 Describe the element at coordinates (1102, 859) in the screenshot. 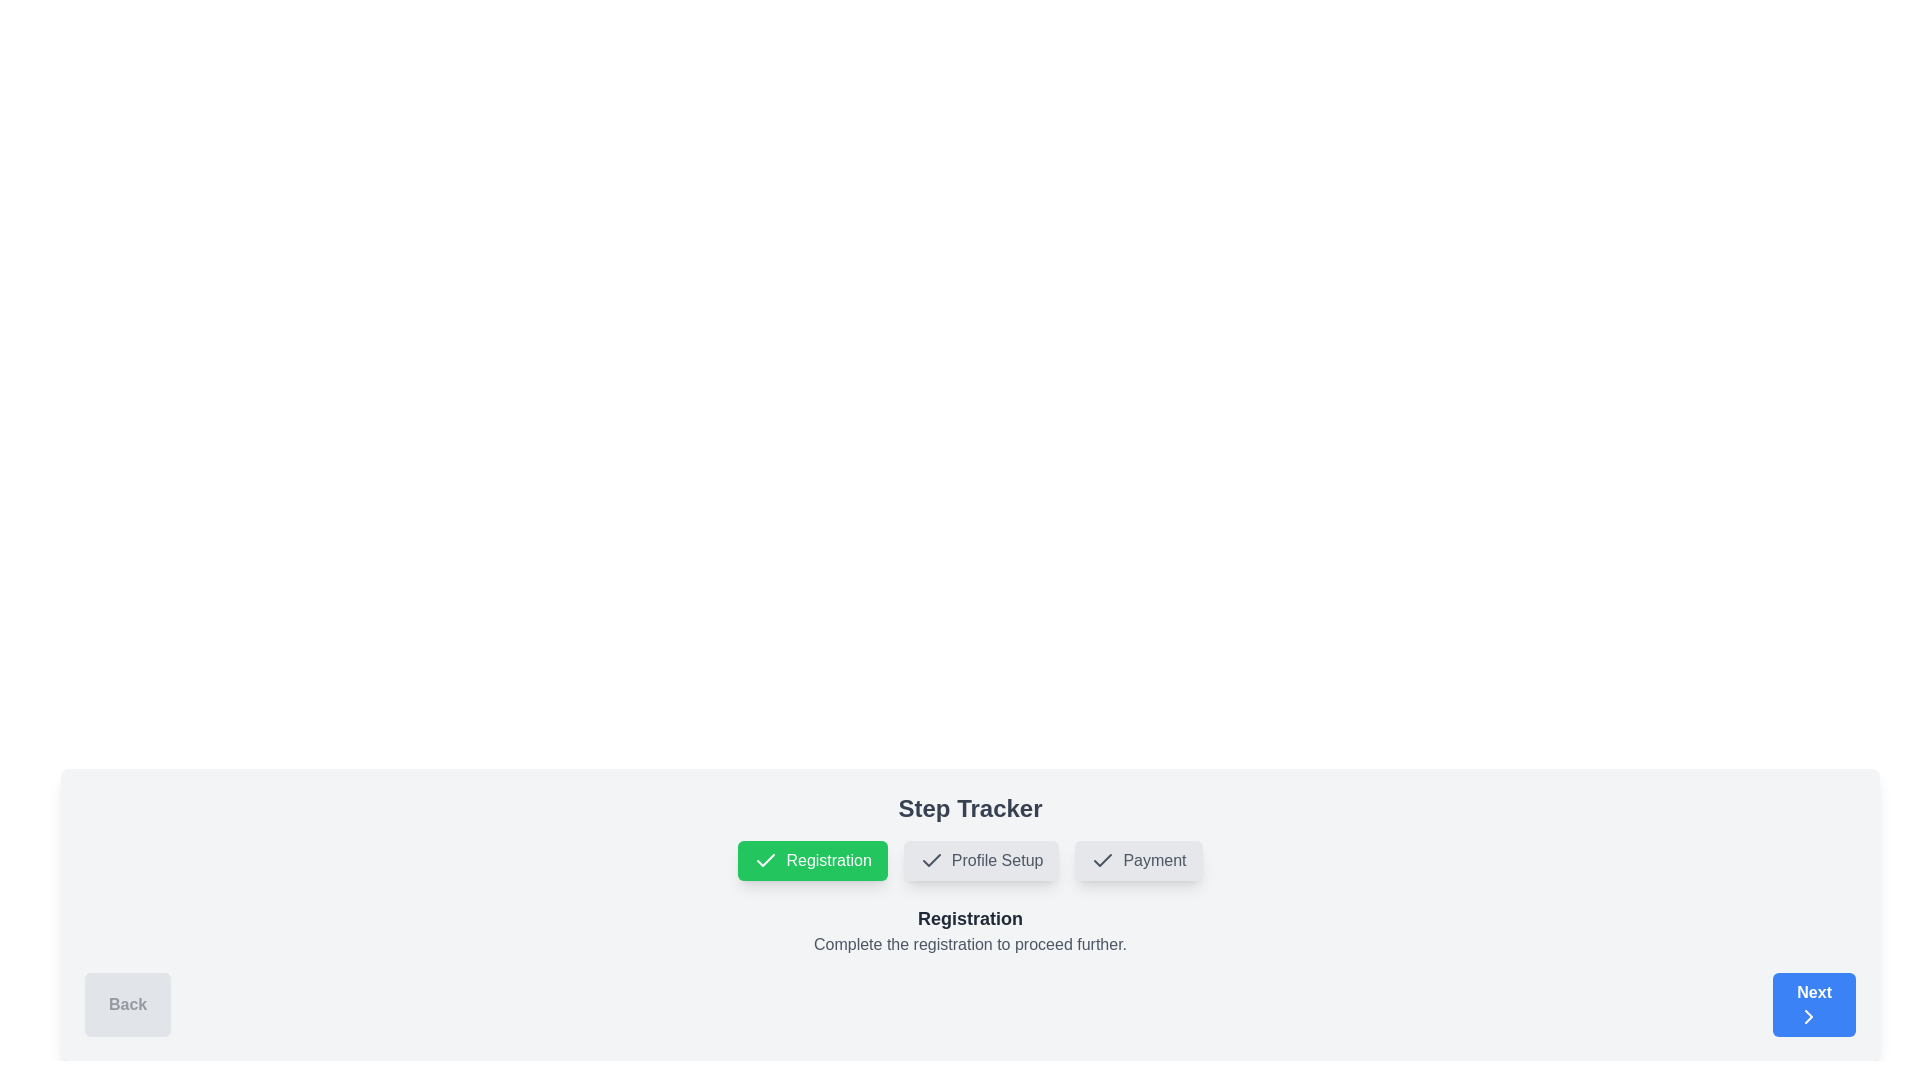

I see `the checkmark icon within the 'Registration' box under the 'Step Tracker' heading` at that location.